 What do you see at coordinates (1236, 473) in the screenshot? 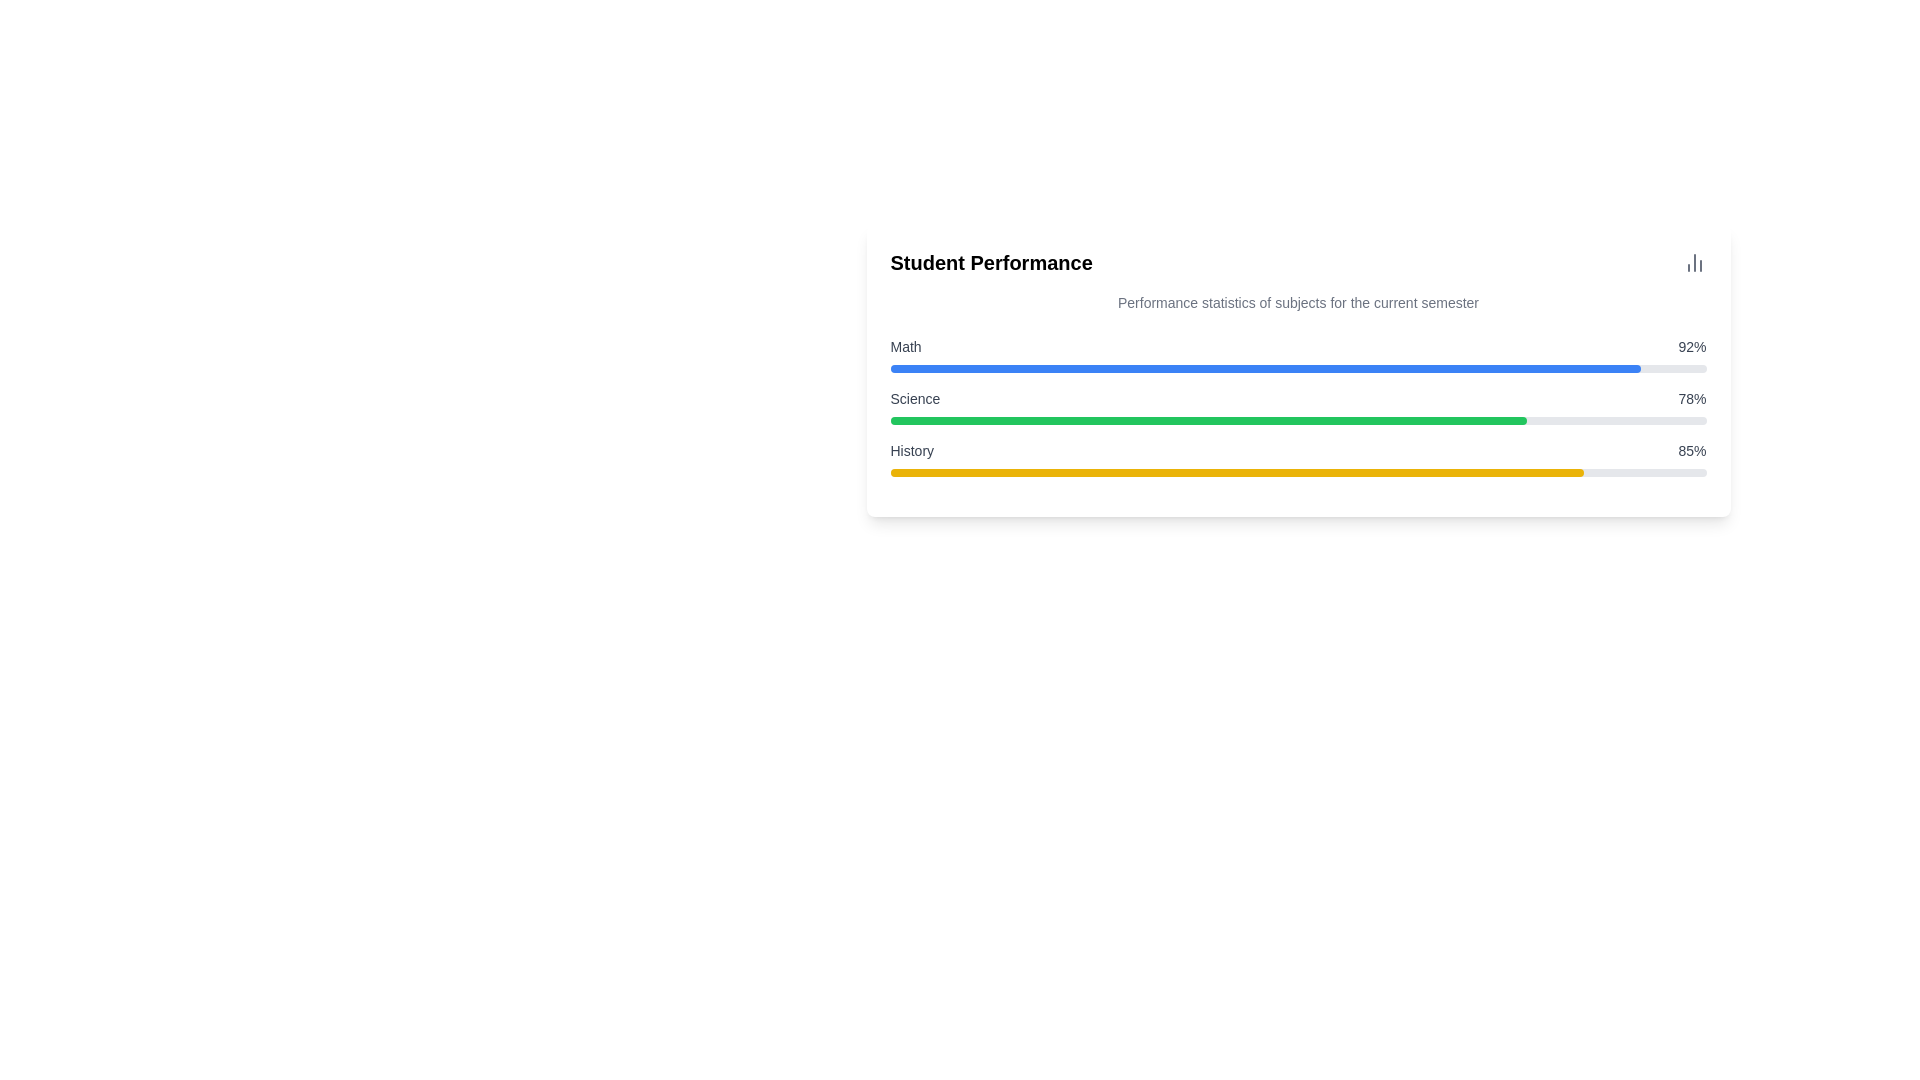
I see `the yellow horizontal progress bar indicating 85% progress for 'History', located at the bottom of the 'Student Performance' card` at bounding box center [1236, 473].